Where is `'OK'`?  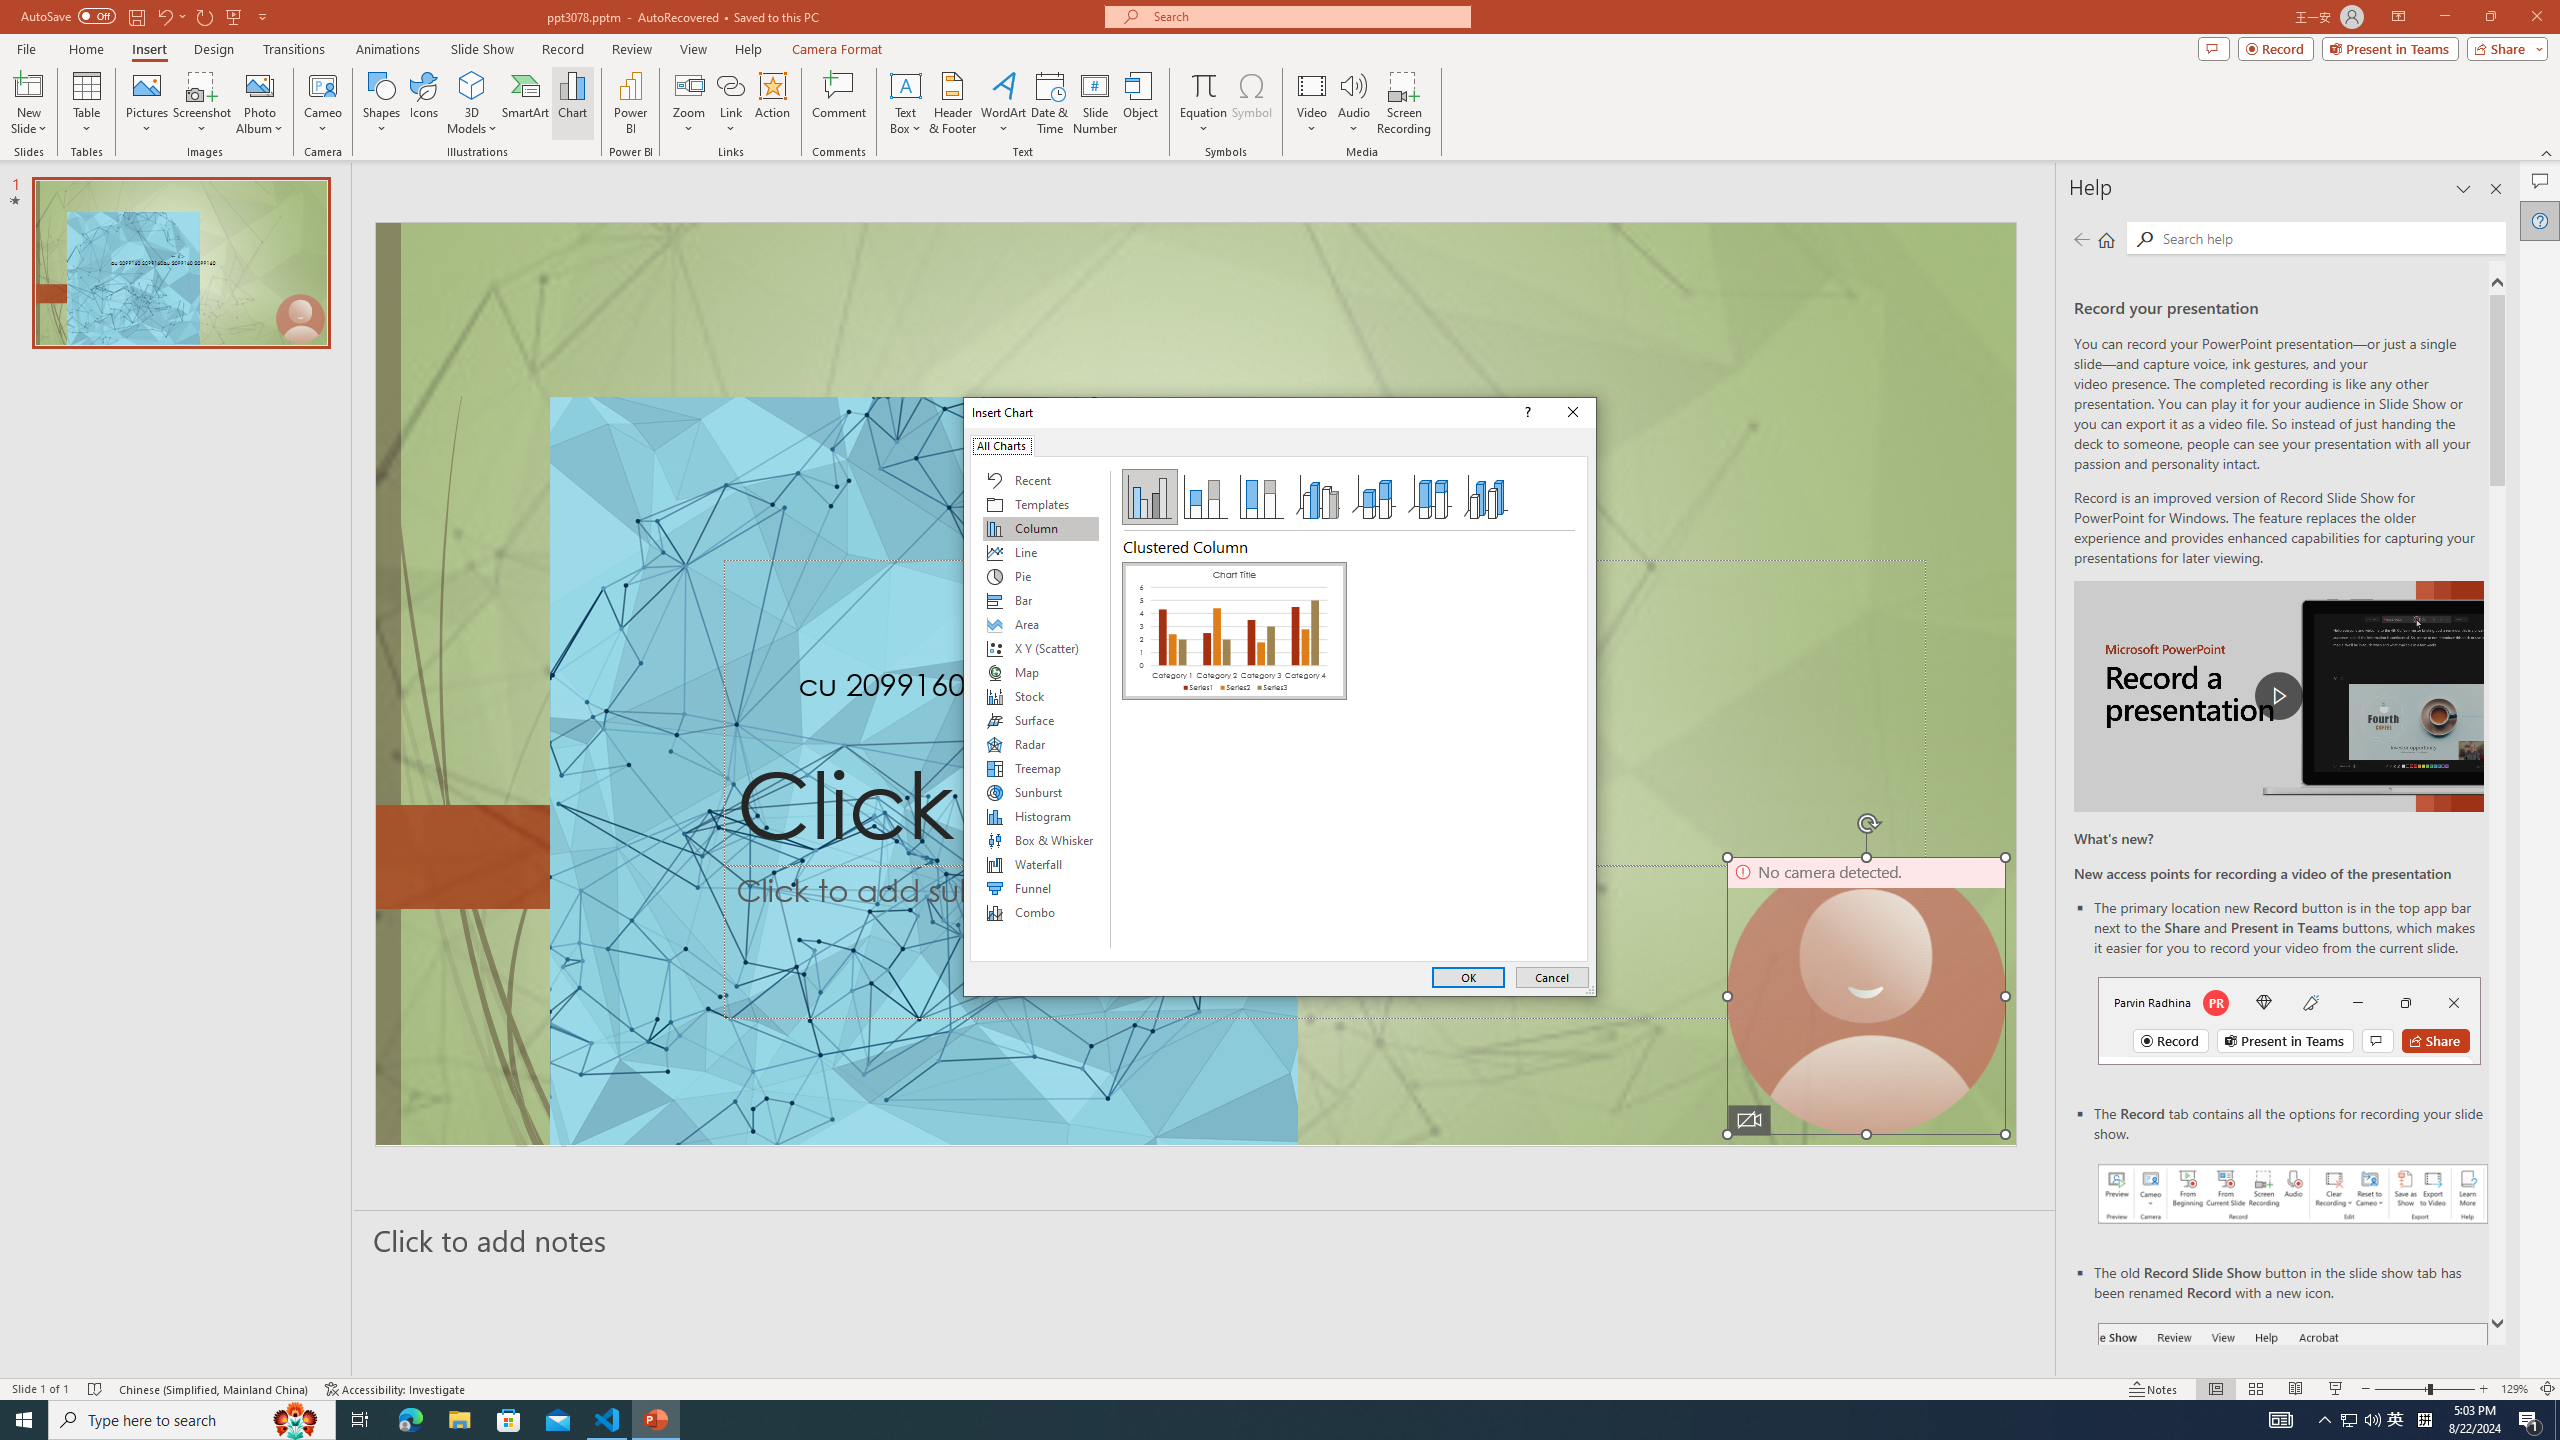 'OK' is located at coordinates (1467, 976).